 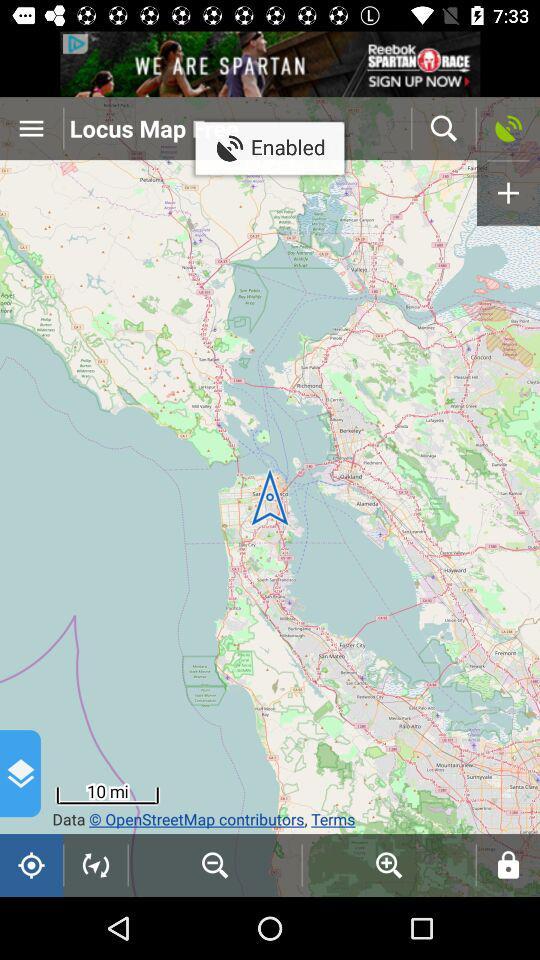 I want to click on the search icon, so click(x=443, y=127).